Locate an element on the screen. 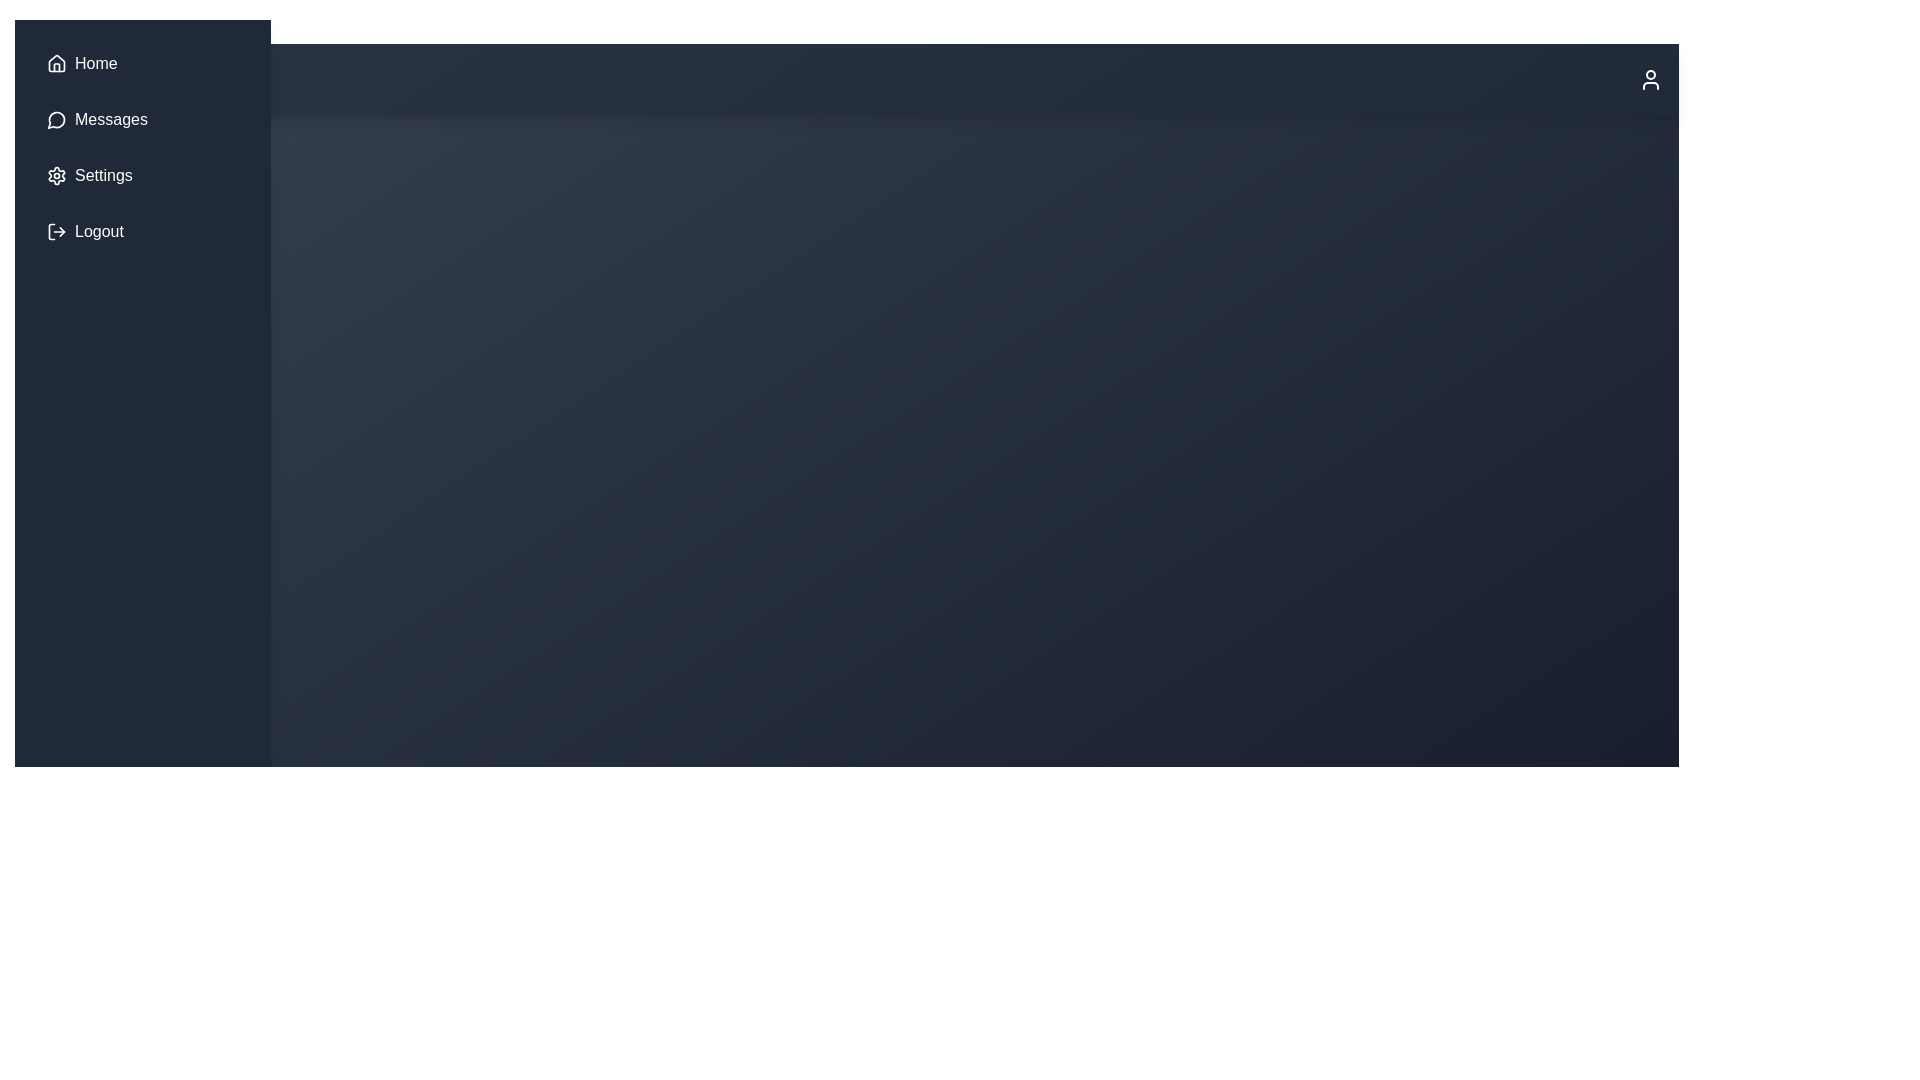  the Messages section in the navigation bar is located at coordinates (142, 119).